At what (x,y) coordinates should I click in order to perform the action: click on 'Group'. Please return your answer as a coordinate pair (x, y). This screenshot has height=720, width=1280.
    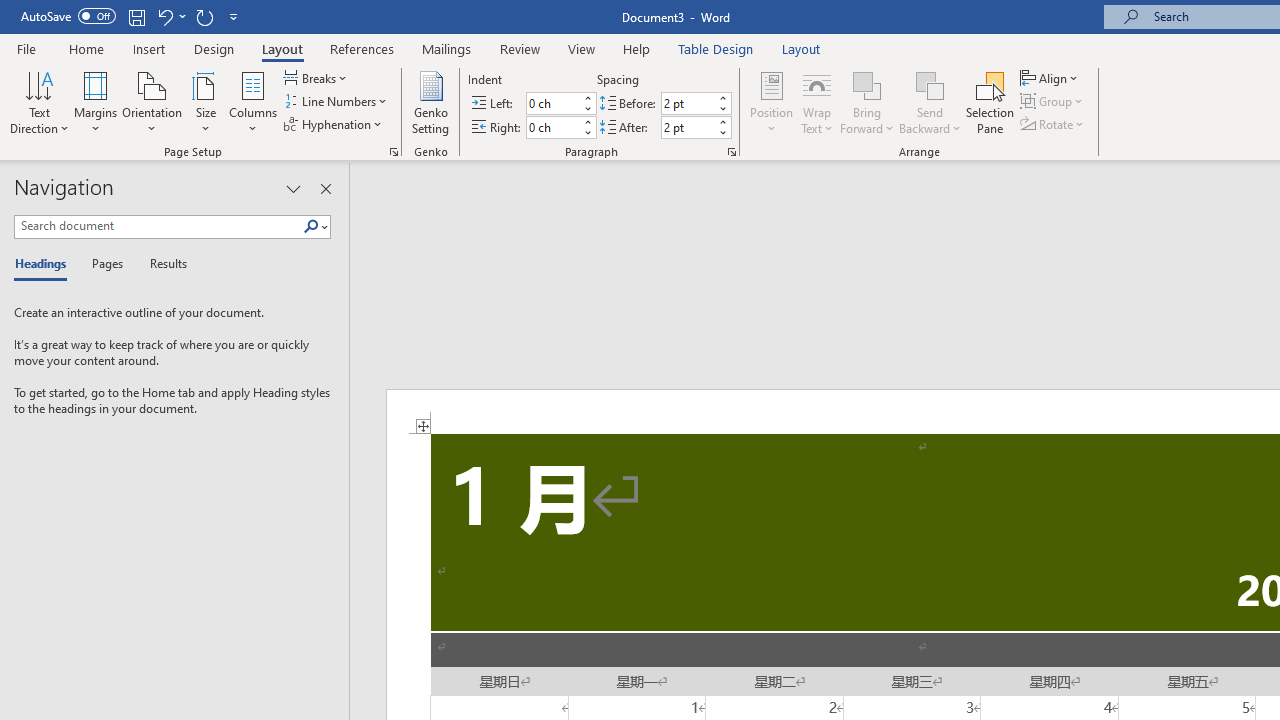
    Looking at the image, I should click on (1053, 101).